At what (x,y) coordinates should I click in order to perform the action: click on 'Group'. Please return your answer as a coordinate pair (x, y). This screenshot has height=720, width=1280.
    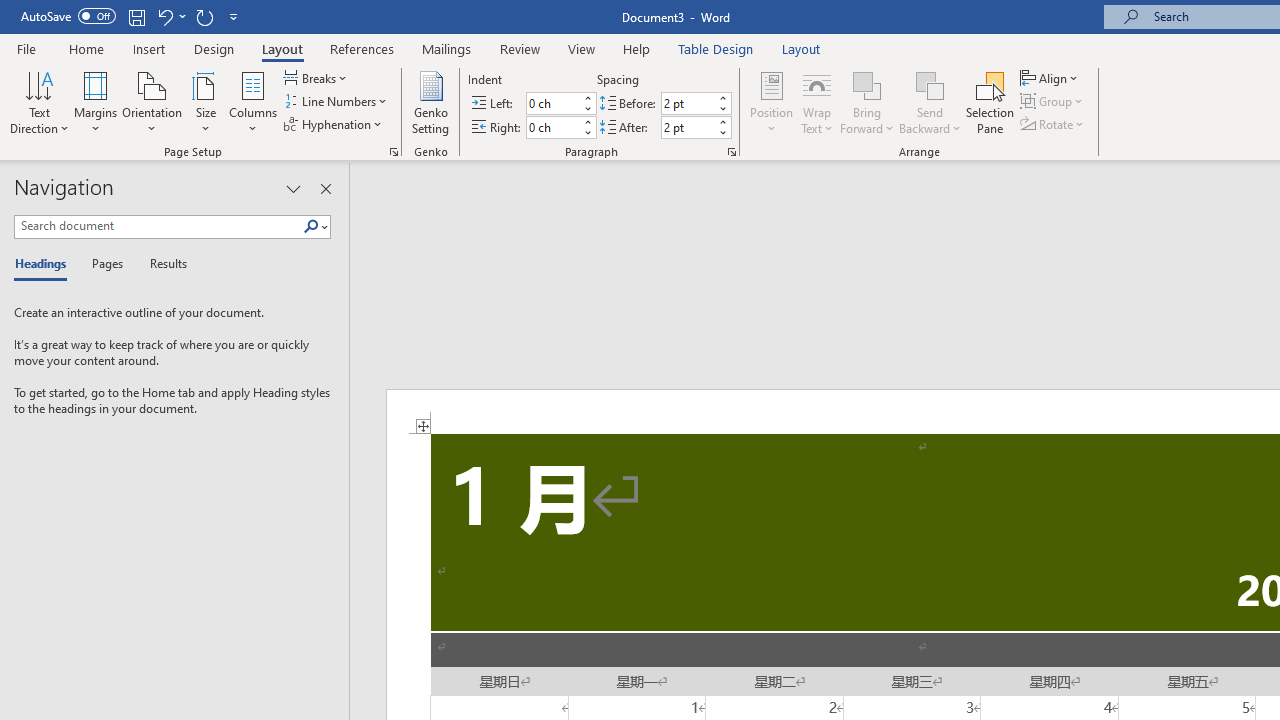
    Looking at the image, I should click on (1053, 101).